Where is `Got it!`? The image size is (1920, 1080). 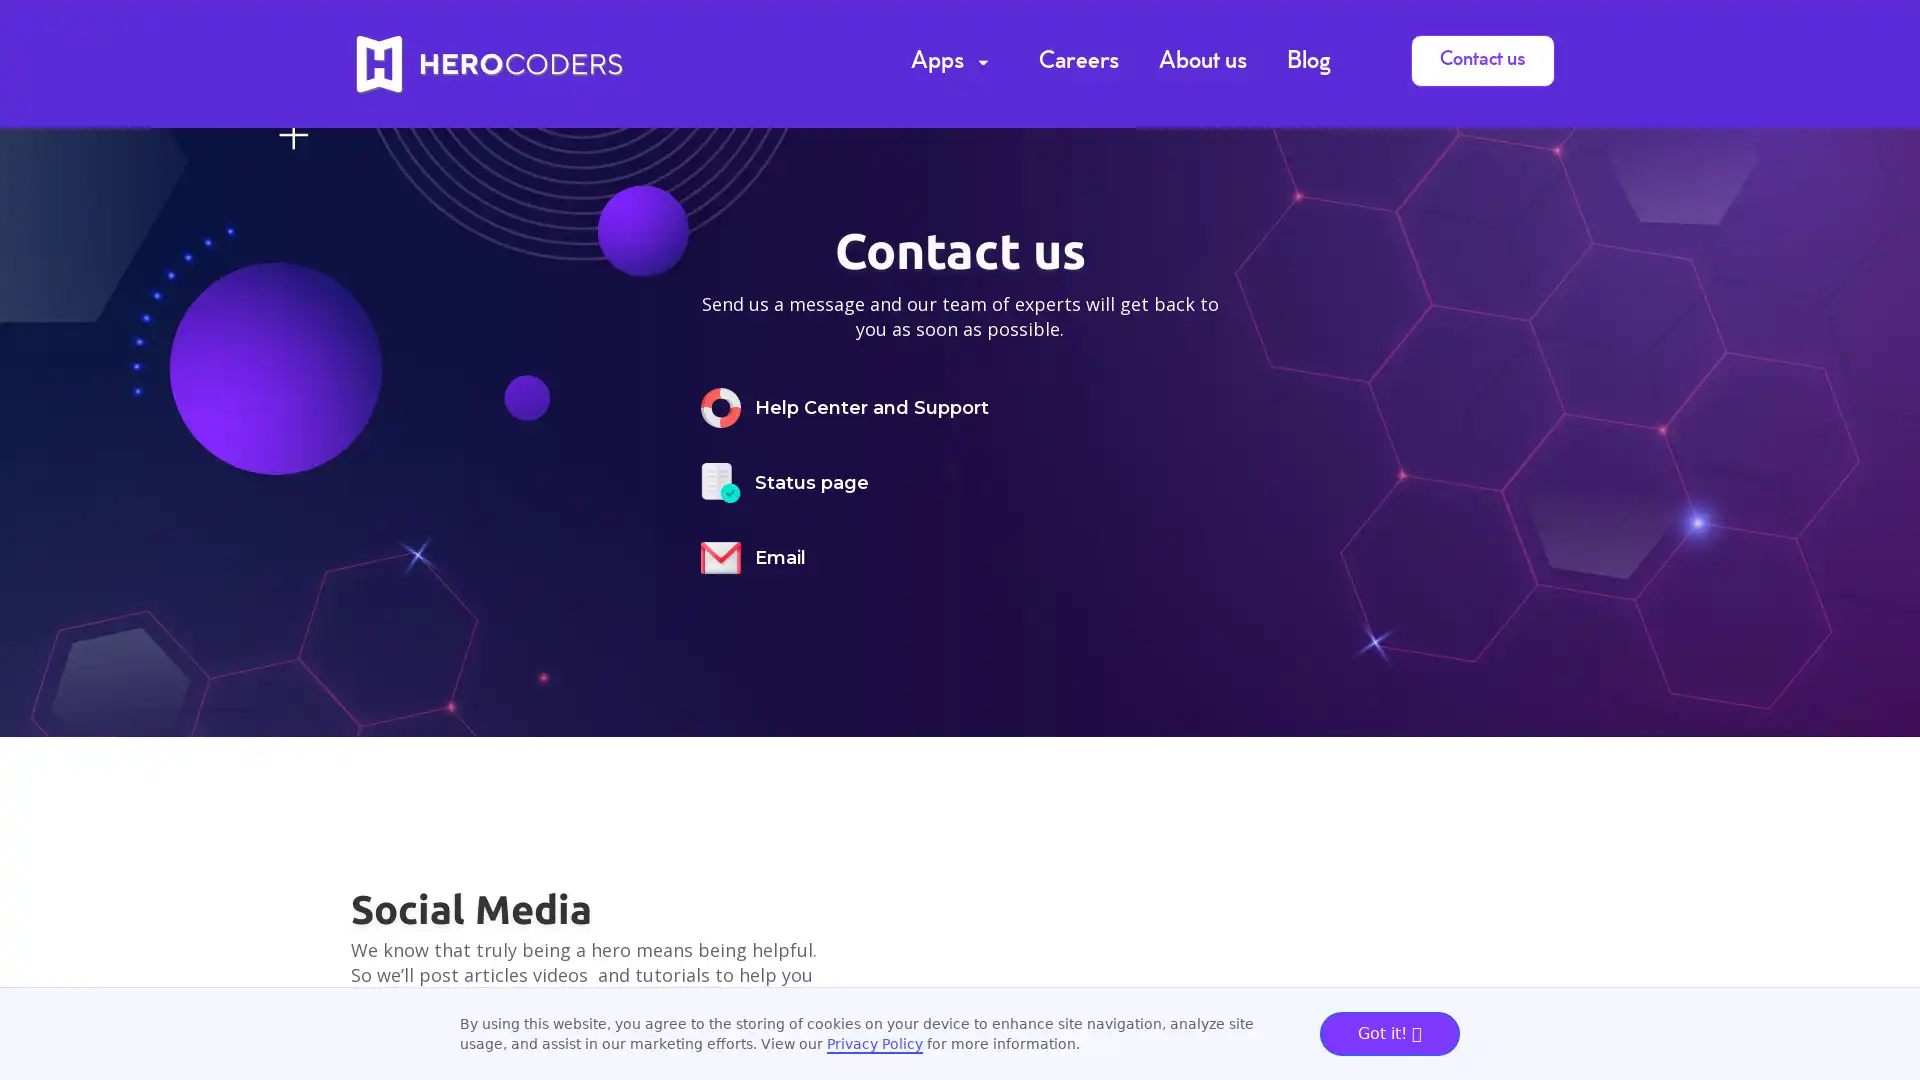 Got it! is located at coordinates (1389, 1033).